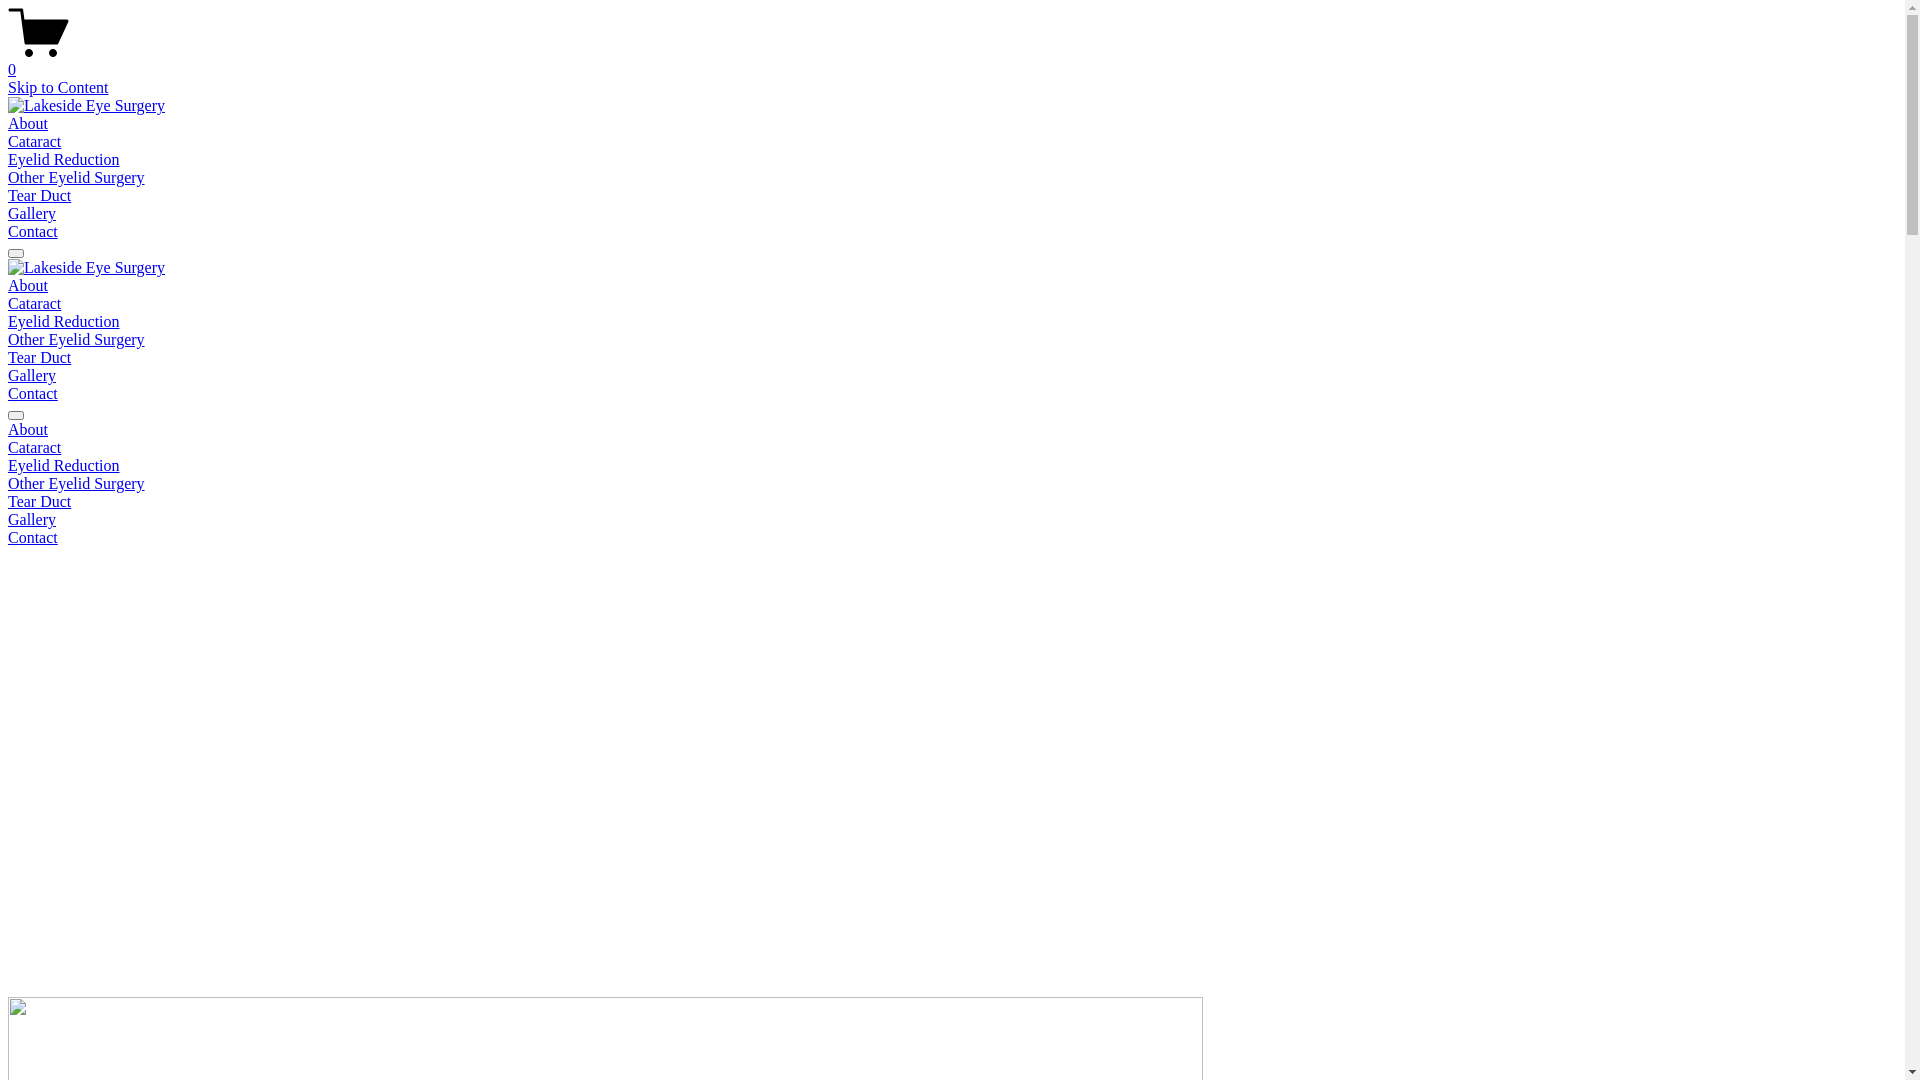 This screenshot has width=1920, height=1080. I want to click on 'Other Eyelid Surgery', so click(76, 338).